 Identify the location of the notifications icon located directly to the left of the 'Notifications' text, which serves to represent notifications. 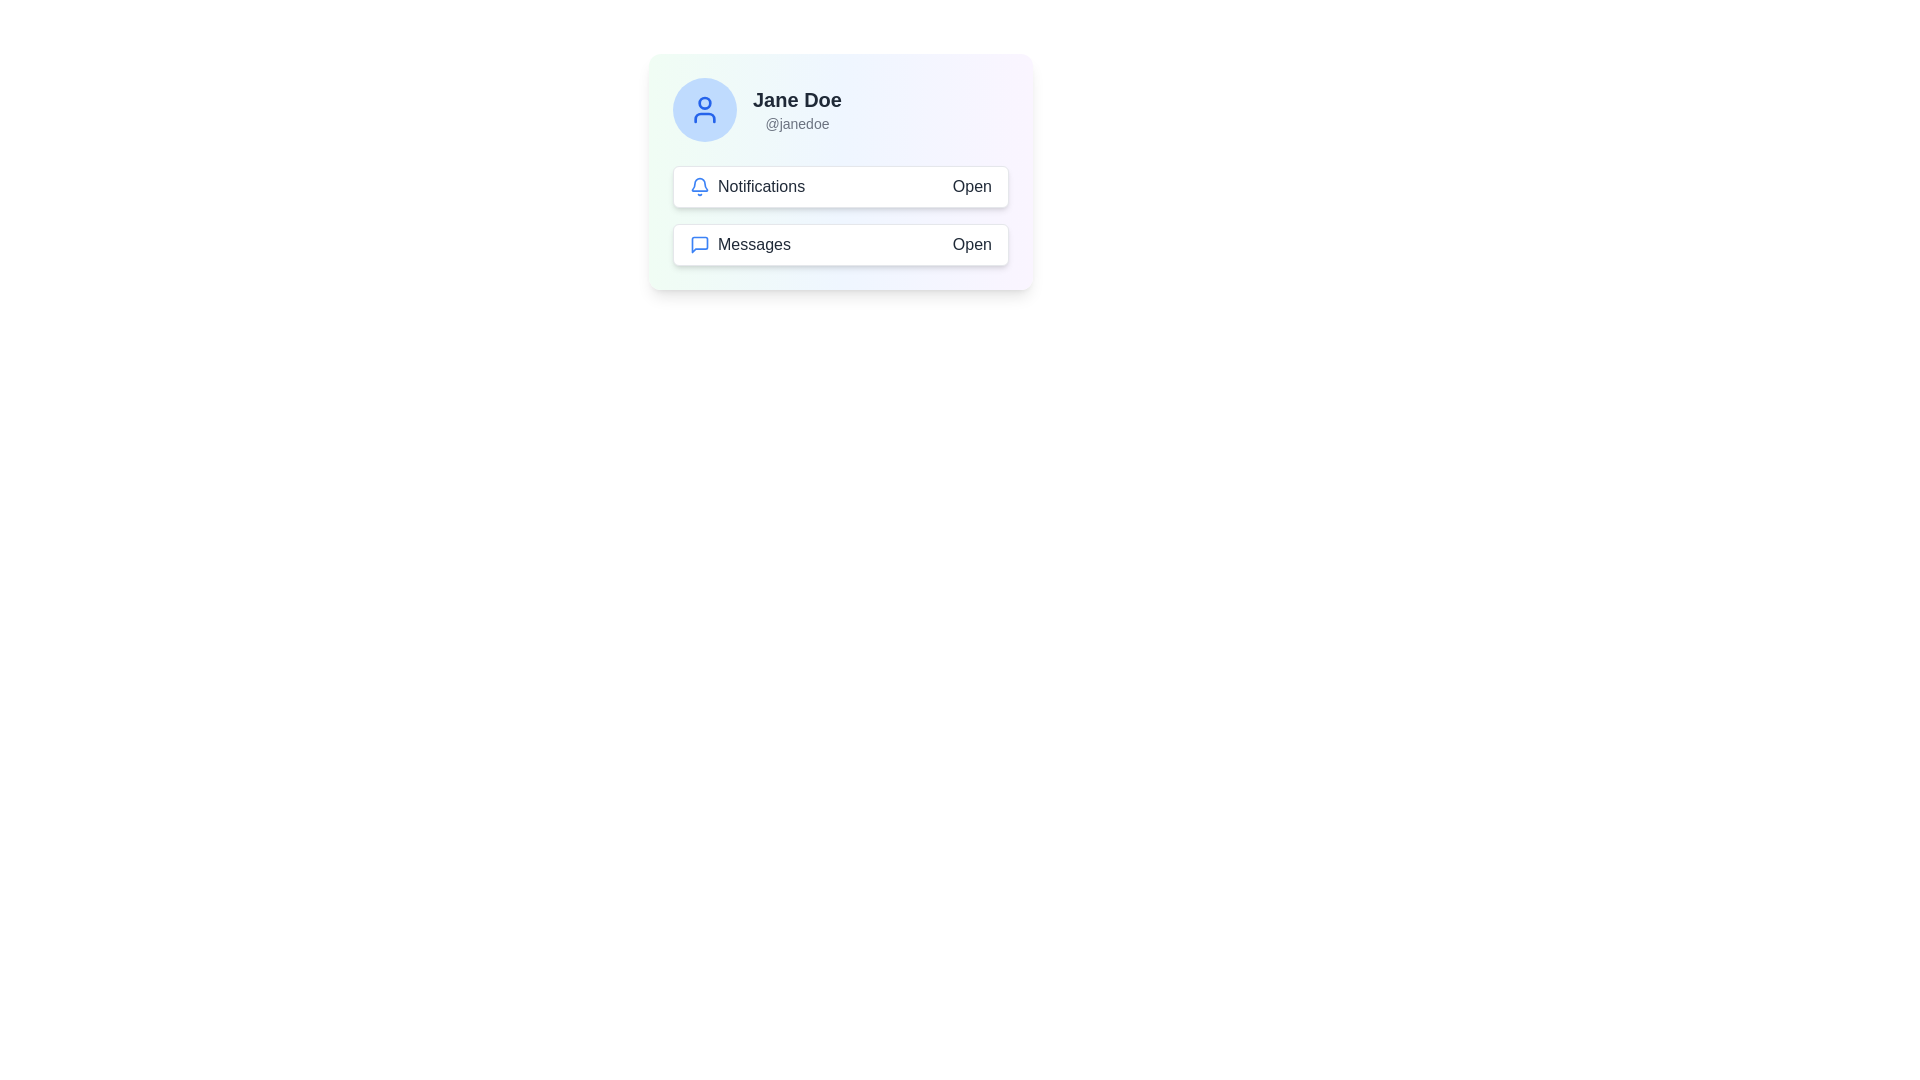
(700, 186).